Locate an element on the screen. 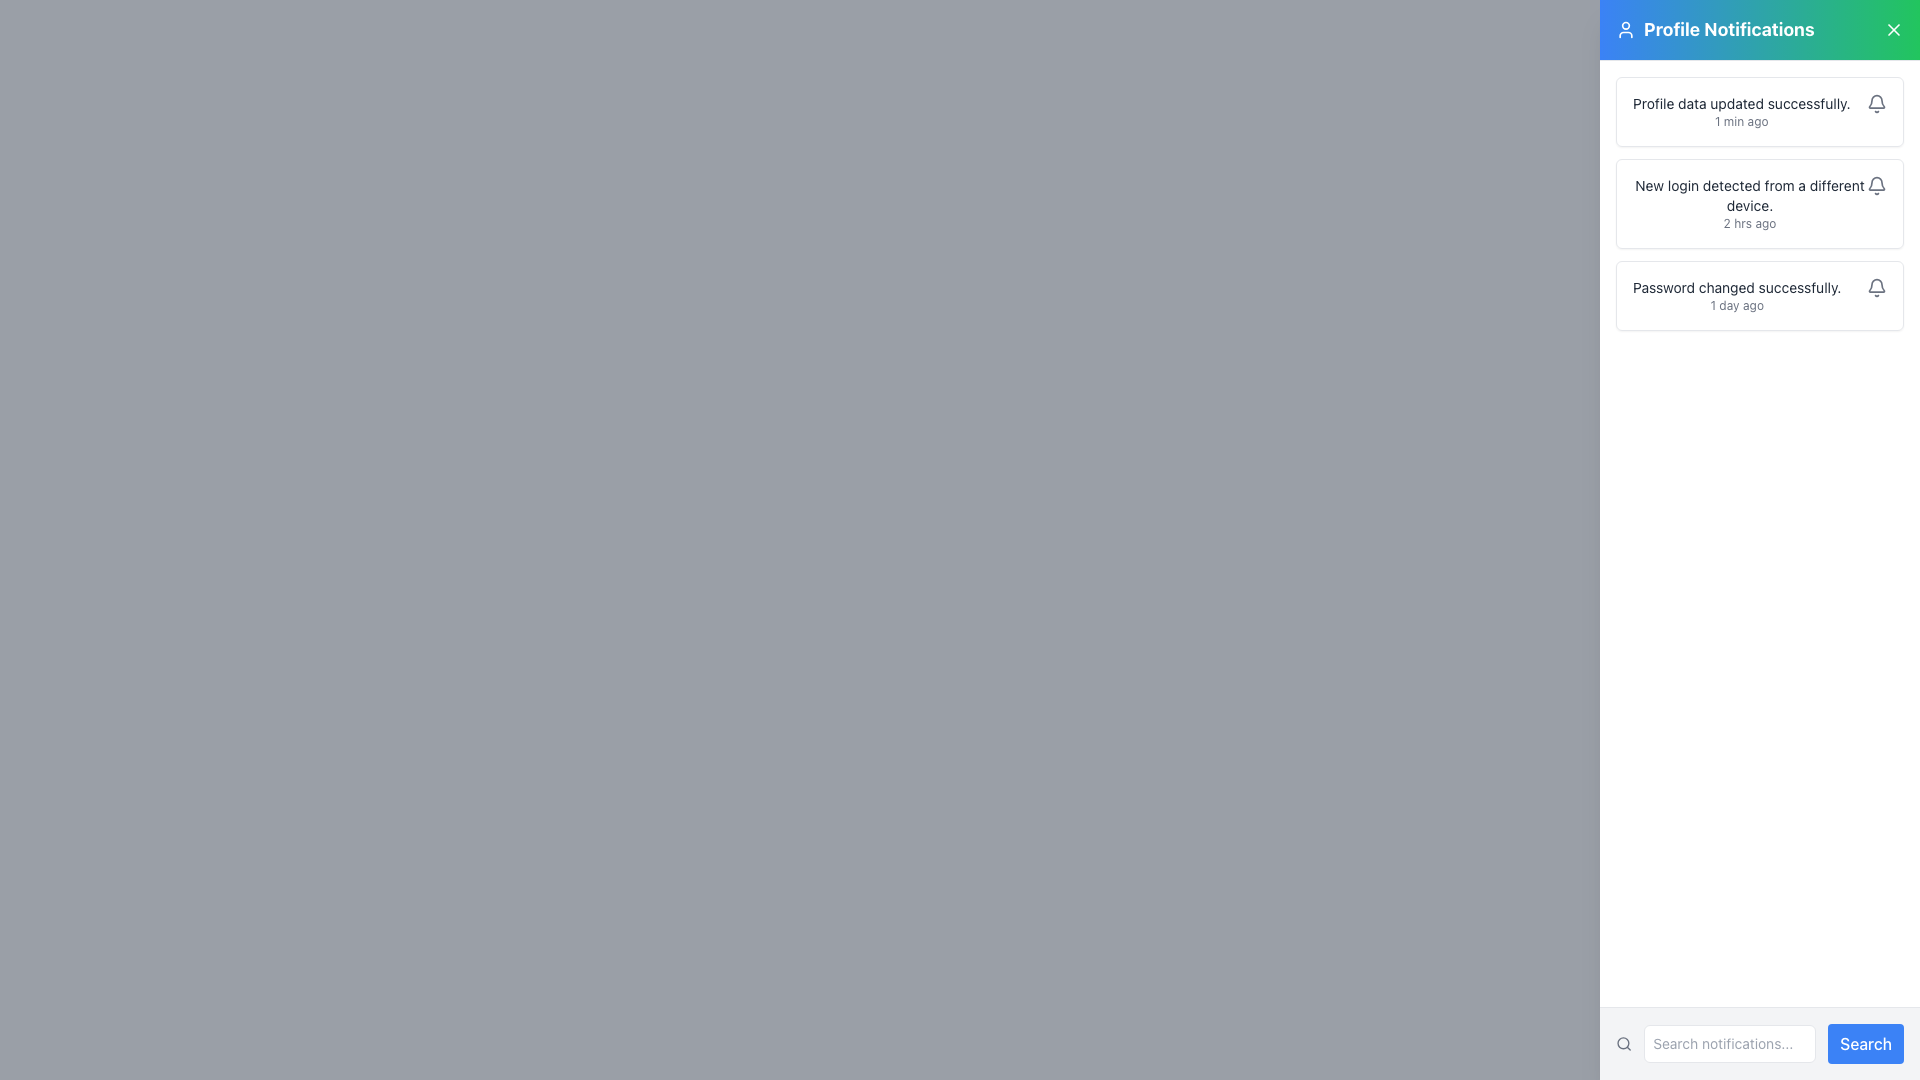  the gray bell icon located next to the notification text 'Profile data updated successfully' to interact with the notification is located at coordinates (1875, 104).